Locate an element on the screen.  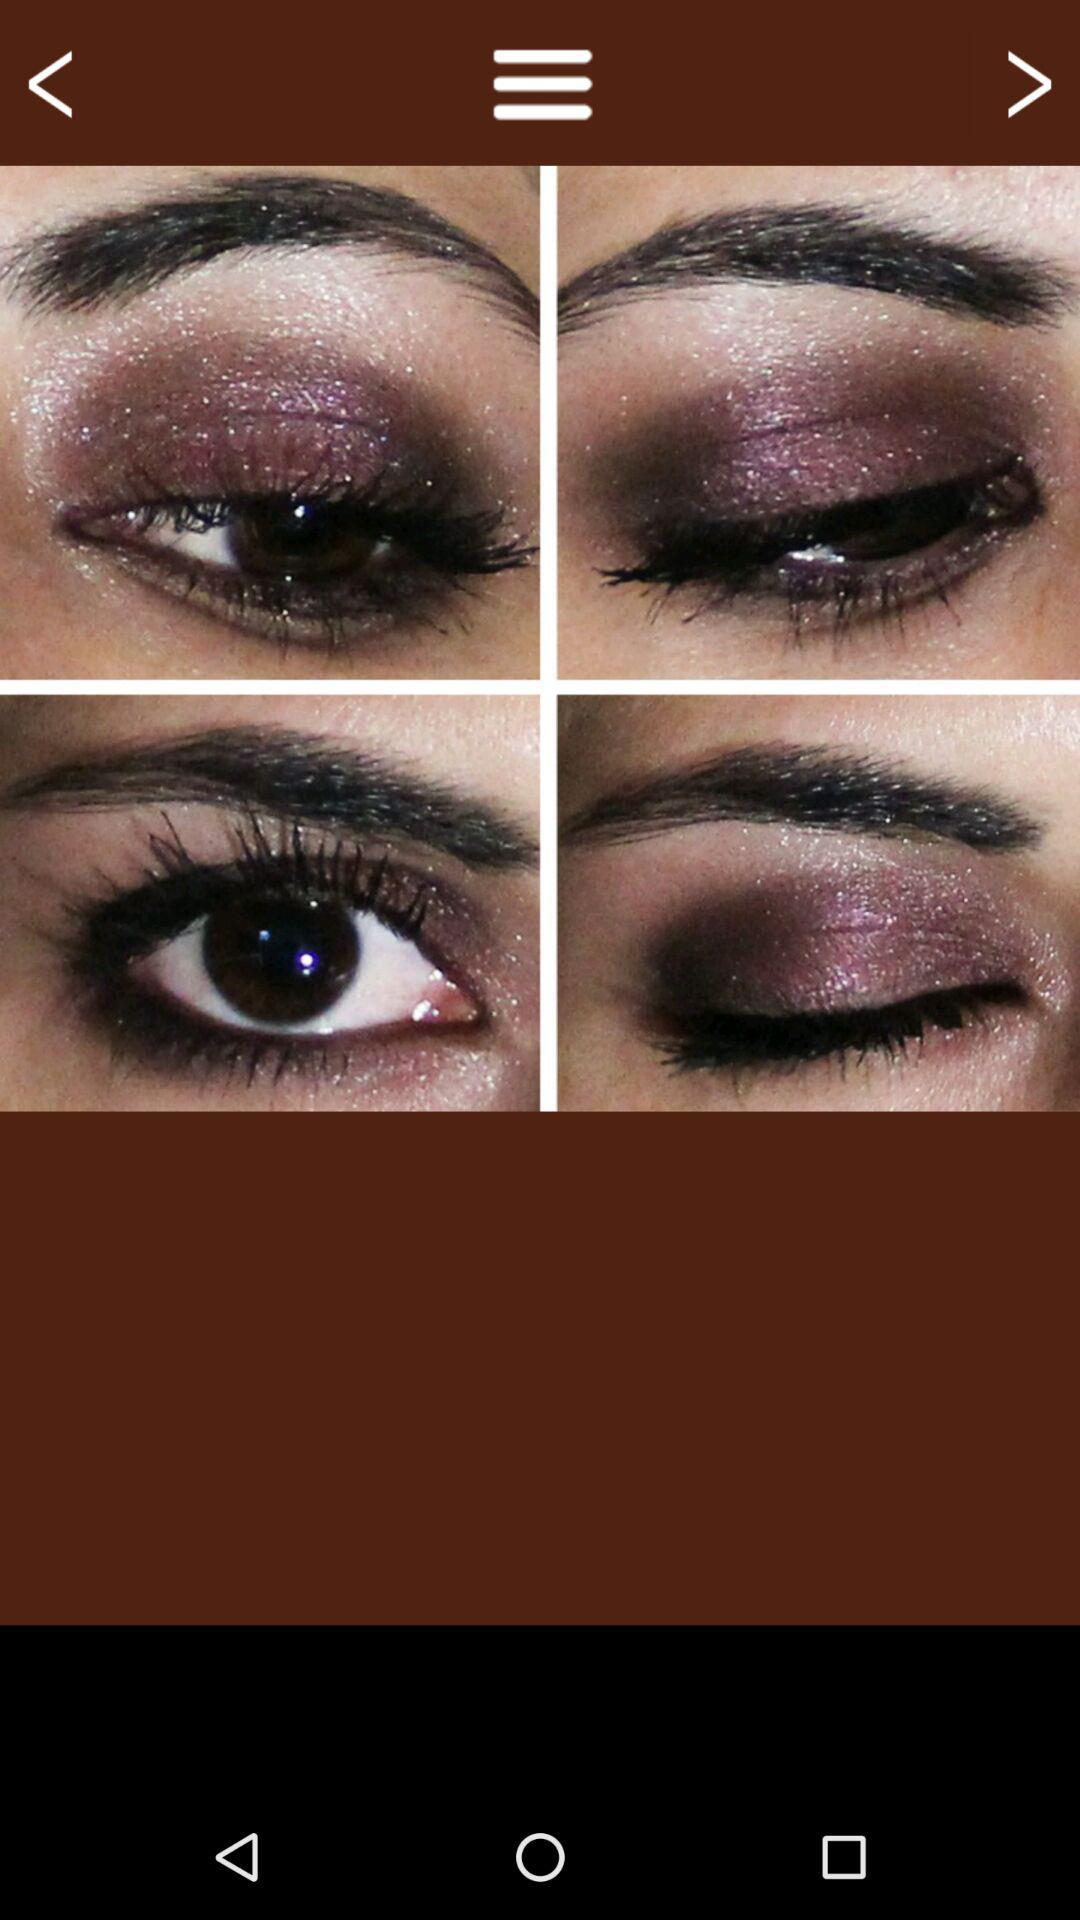
the menu icon is located at coordinates (540, 87).